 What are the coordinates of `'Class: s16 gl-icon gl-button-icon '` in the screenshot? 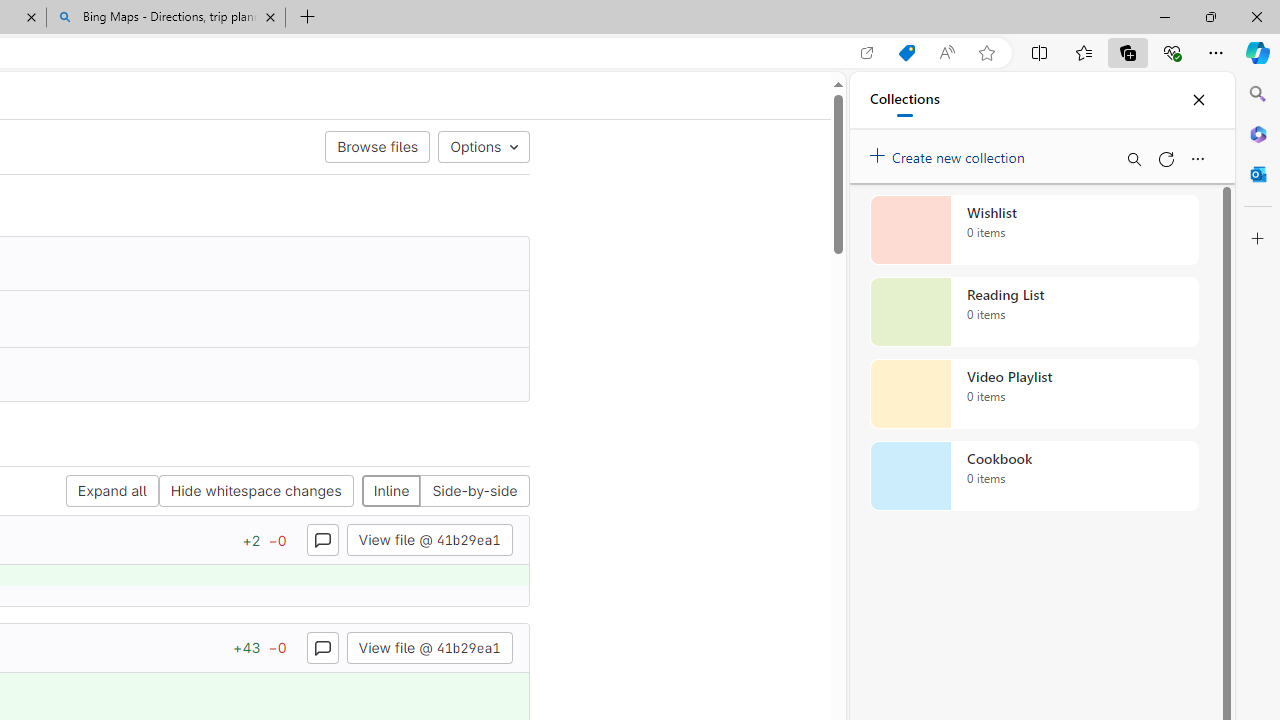 It's located at (322, 647).